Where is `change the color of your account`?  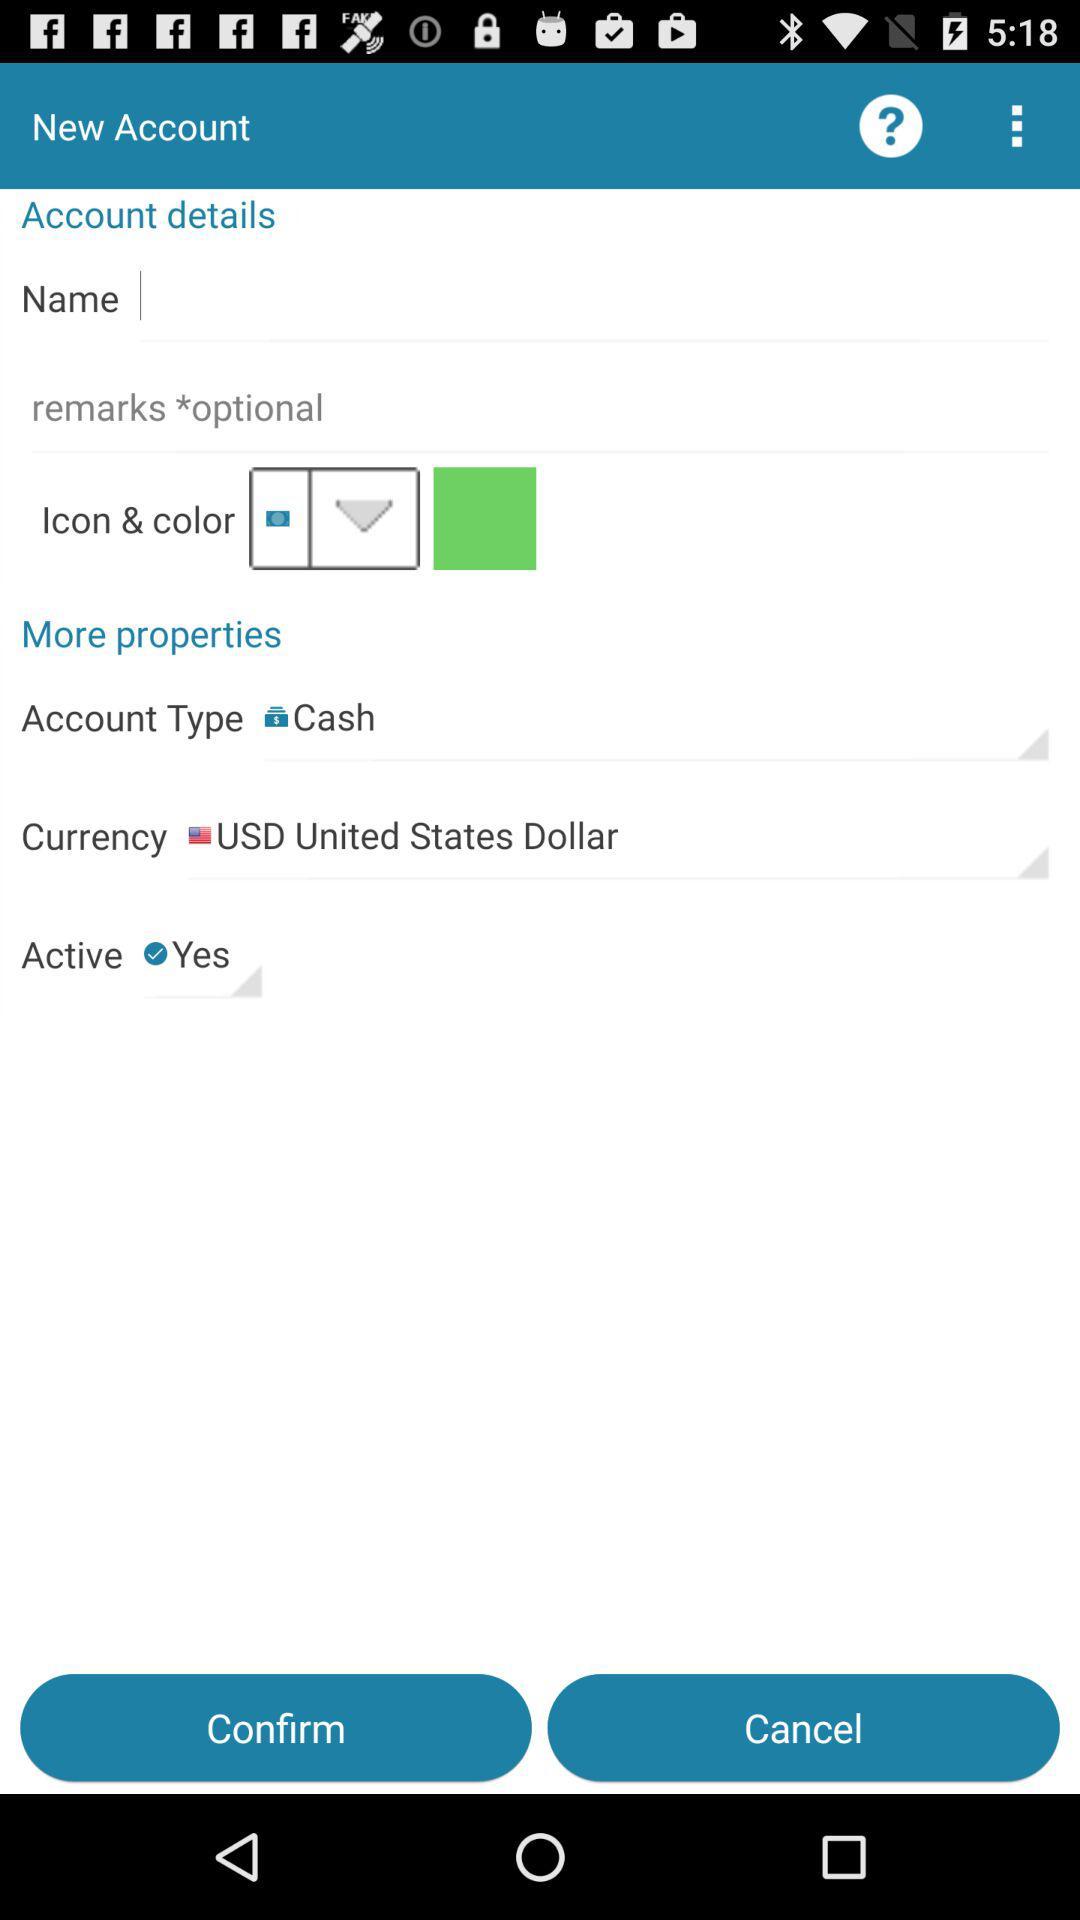 change the color of your account is located at coordinates (484, 518).